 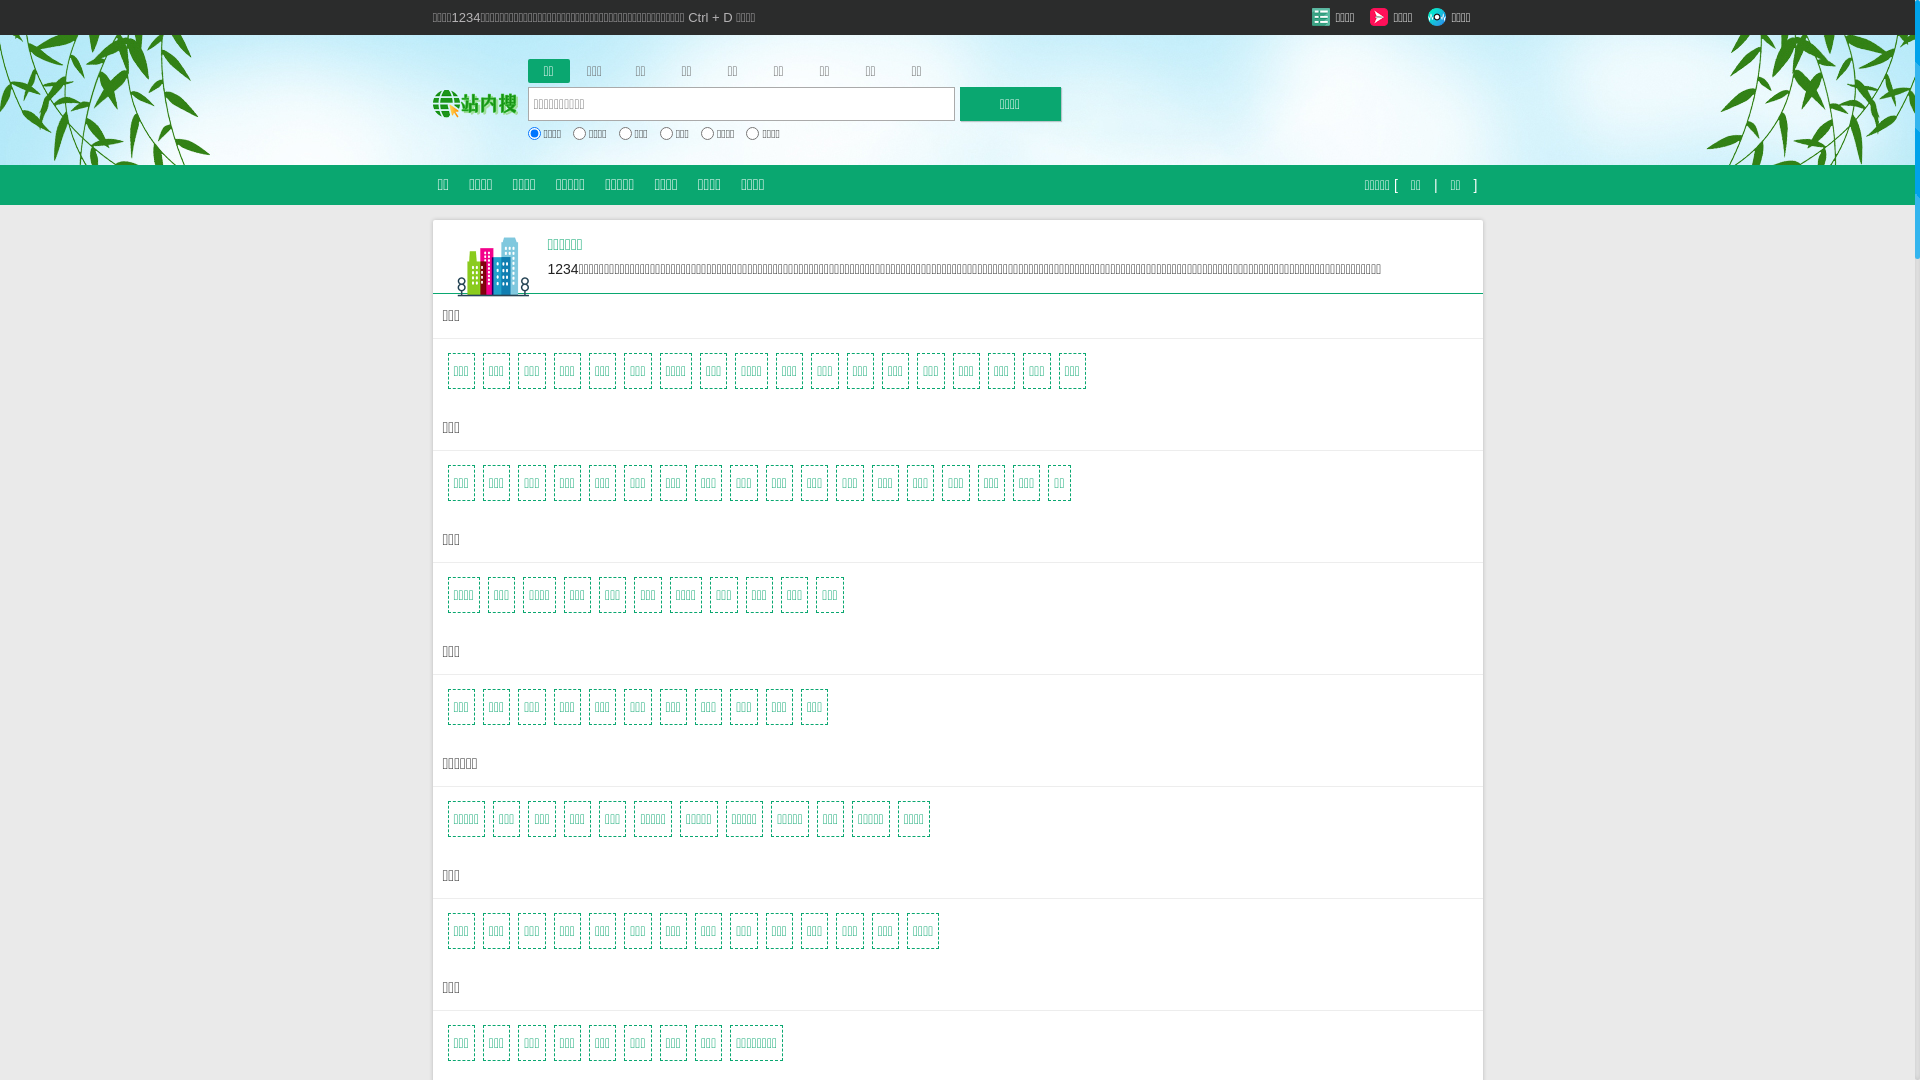 What do you see at coordinates (744, 133) in the screenshot?
I see `'on'` at bounding box center [744, 133].